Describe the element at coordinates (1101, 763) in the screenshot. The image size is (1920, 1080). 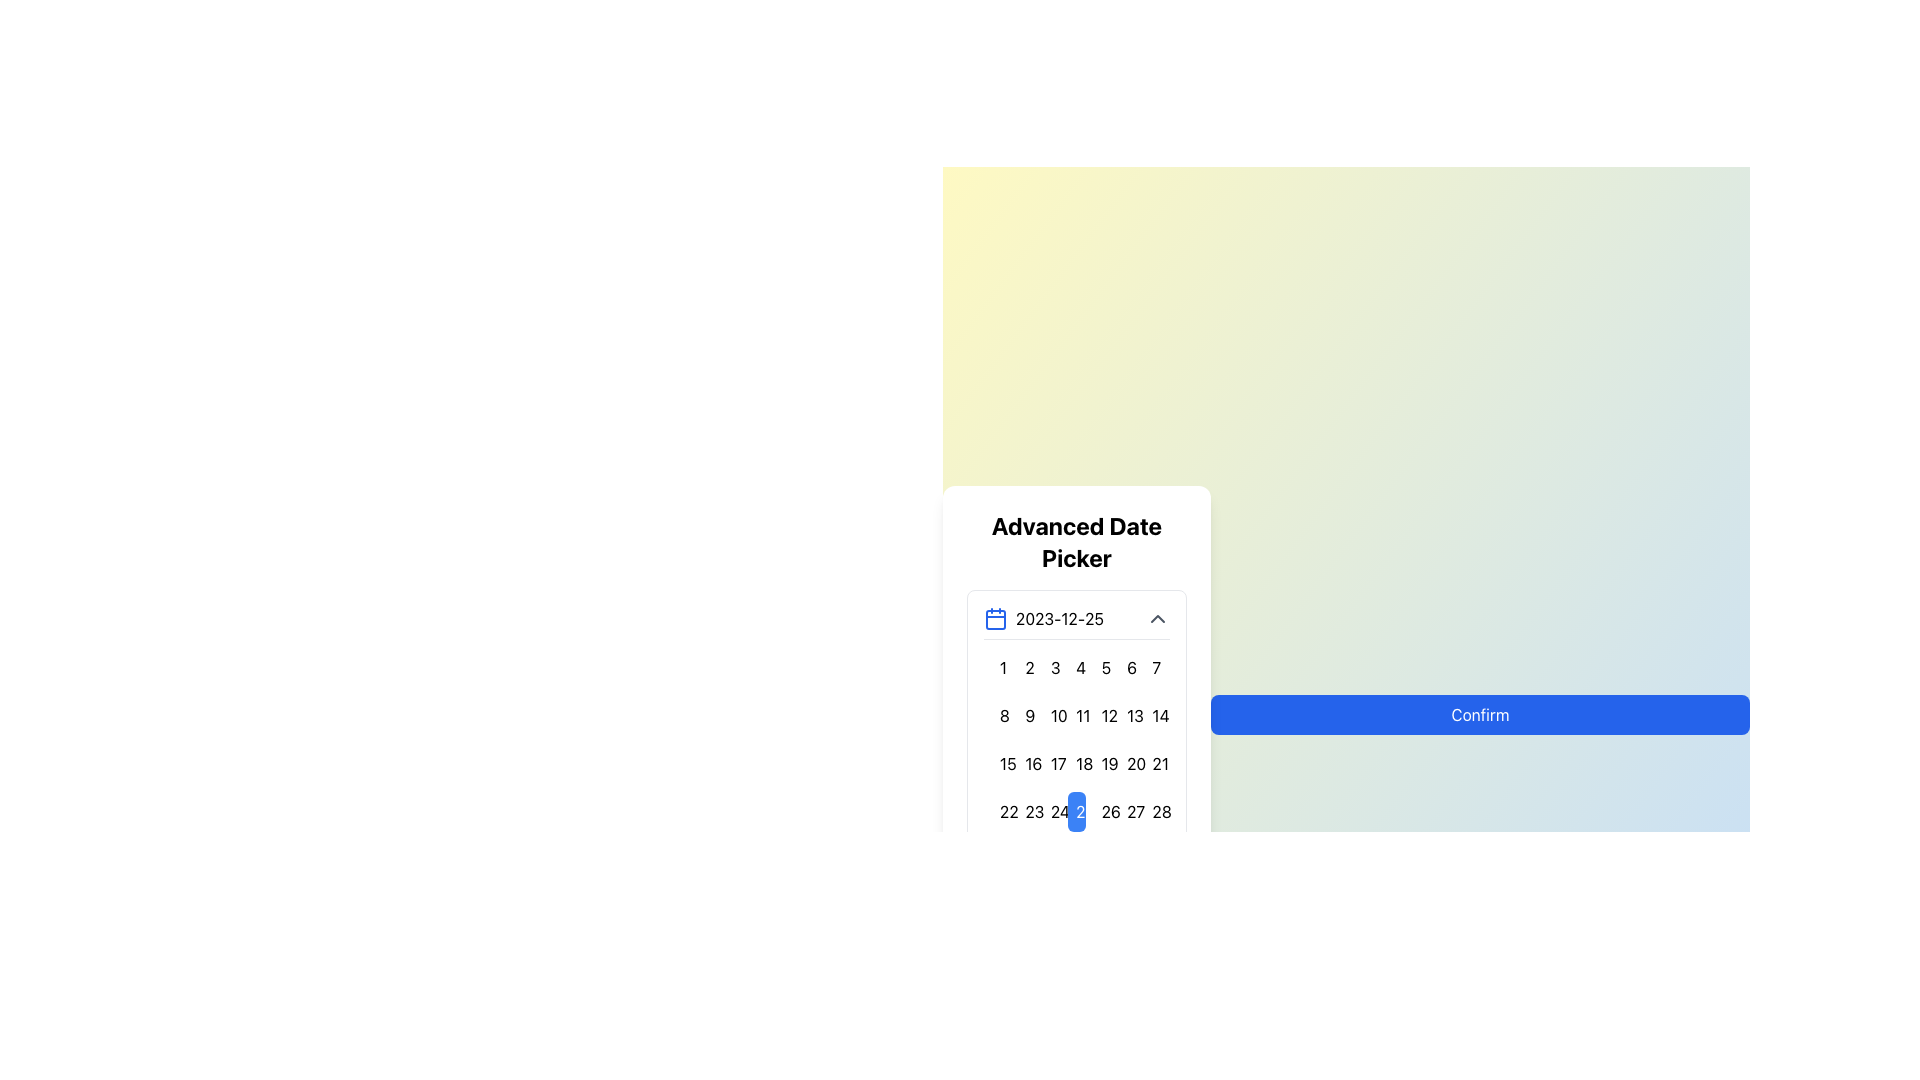
I see `the button labeled '19' in the calendar interface under the 'Advanced Date Picker' header` at that location.